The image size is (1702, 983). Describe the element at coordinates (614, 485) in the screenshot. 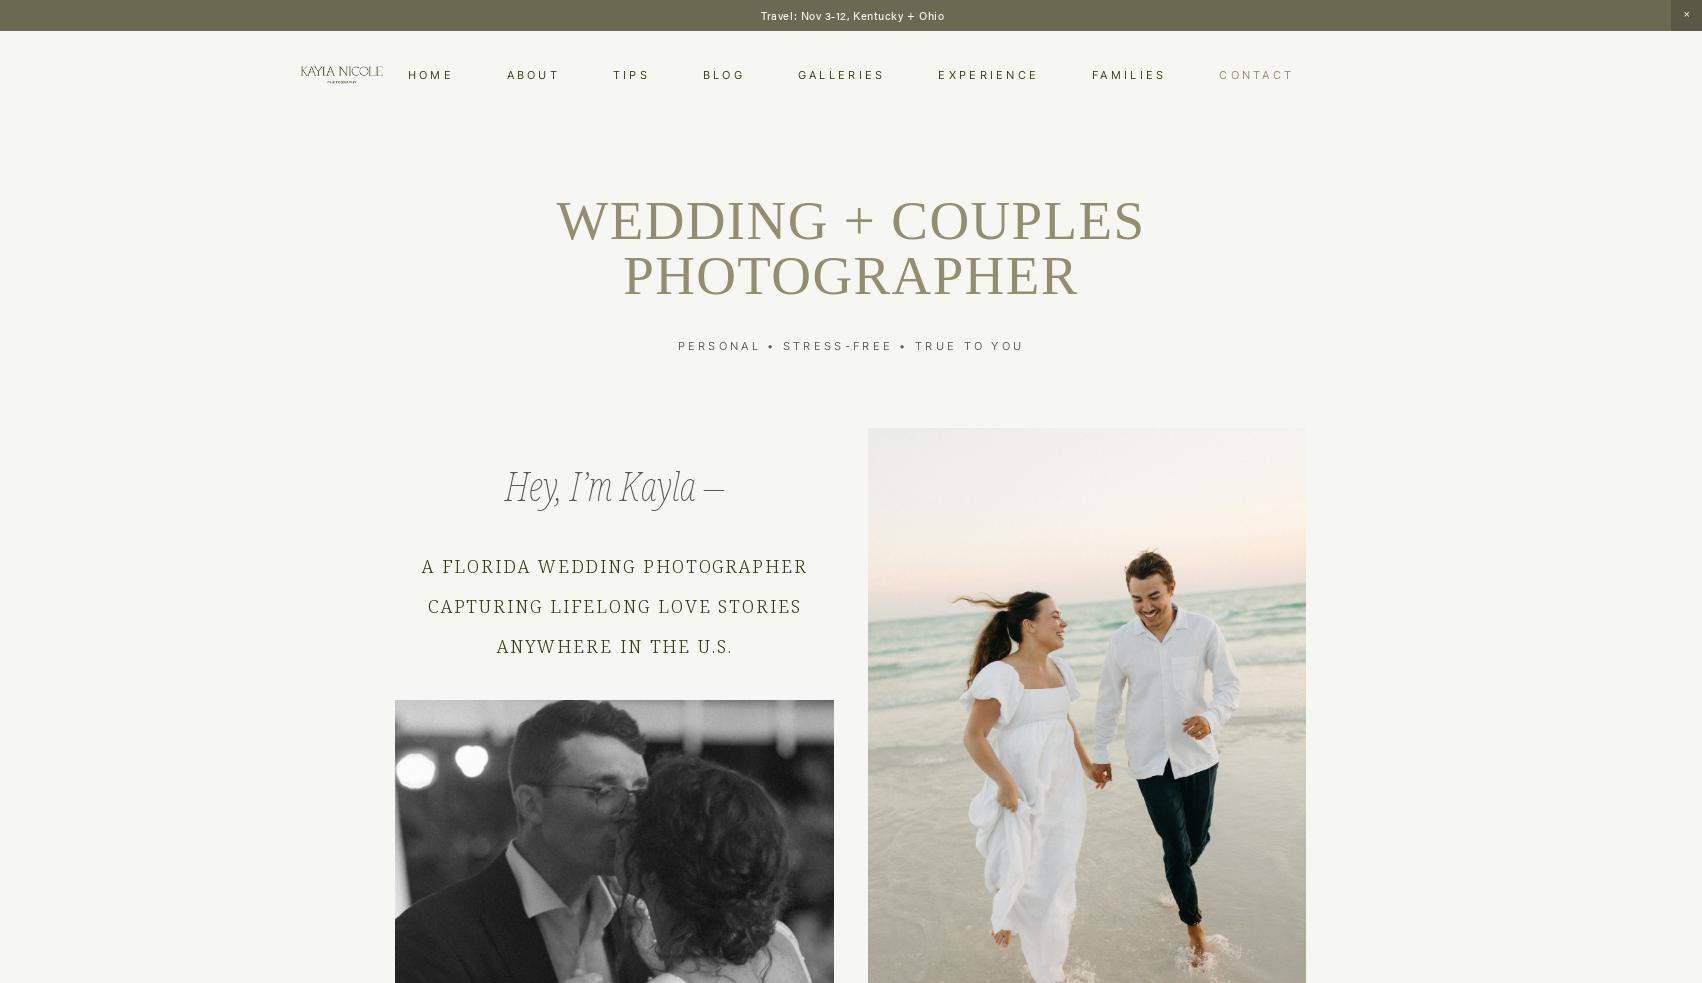

I see `'Hey, I’m Kayla –'` at that location.